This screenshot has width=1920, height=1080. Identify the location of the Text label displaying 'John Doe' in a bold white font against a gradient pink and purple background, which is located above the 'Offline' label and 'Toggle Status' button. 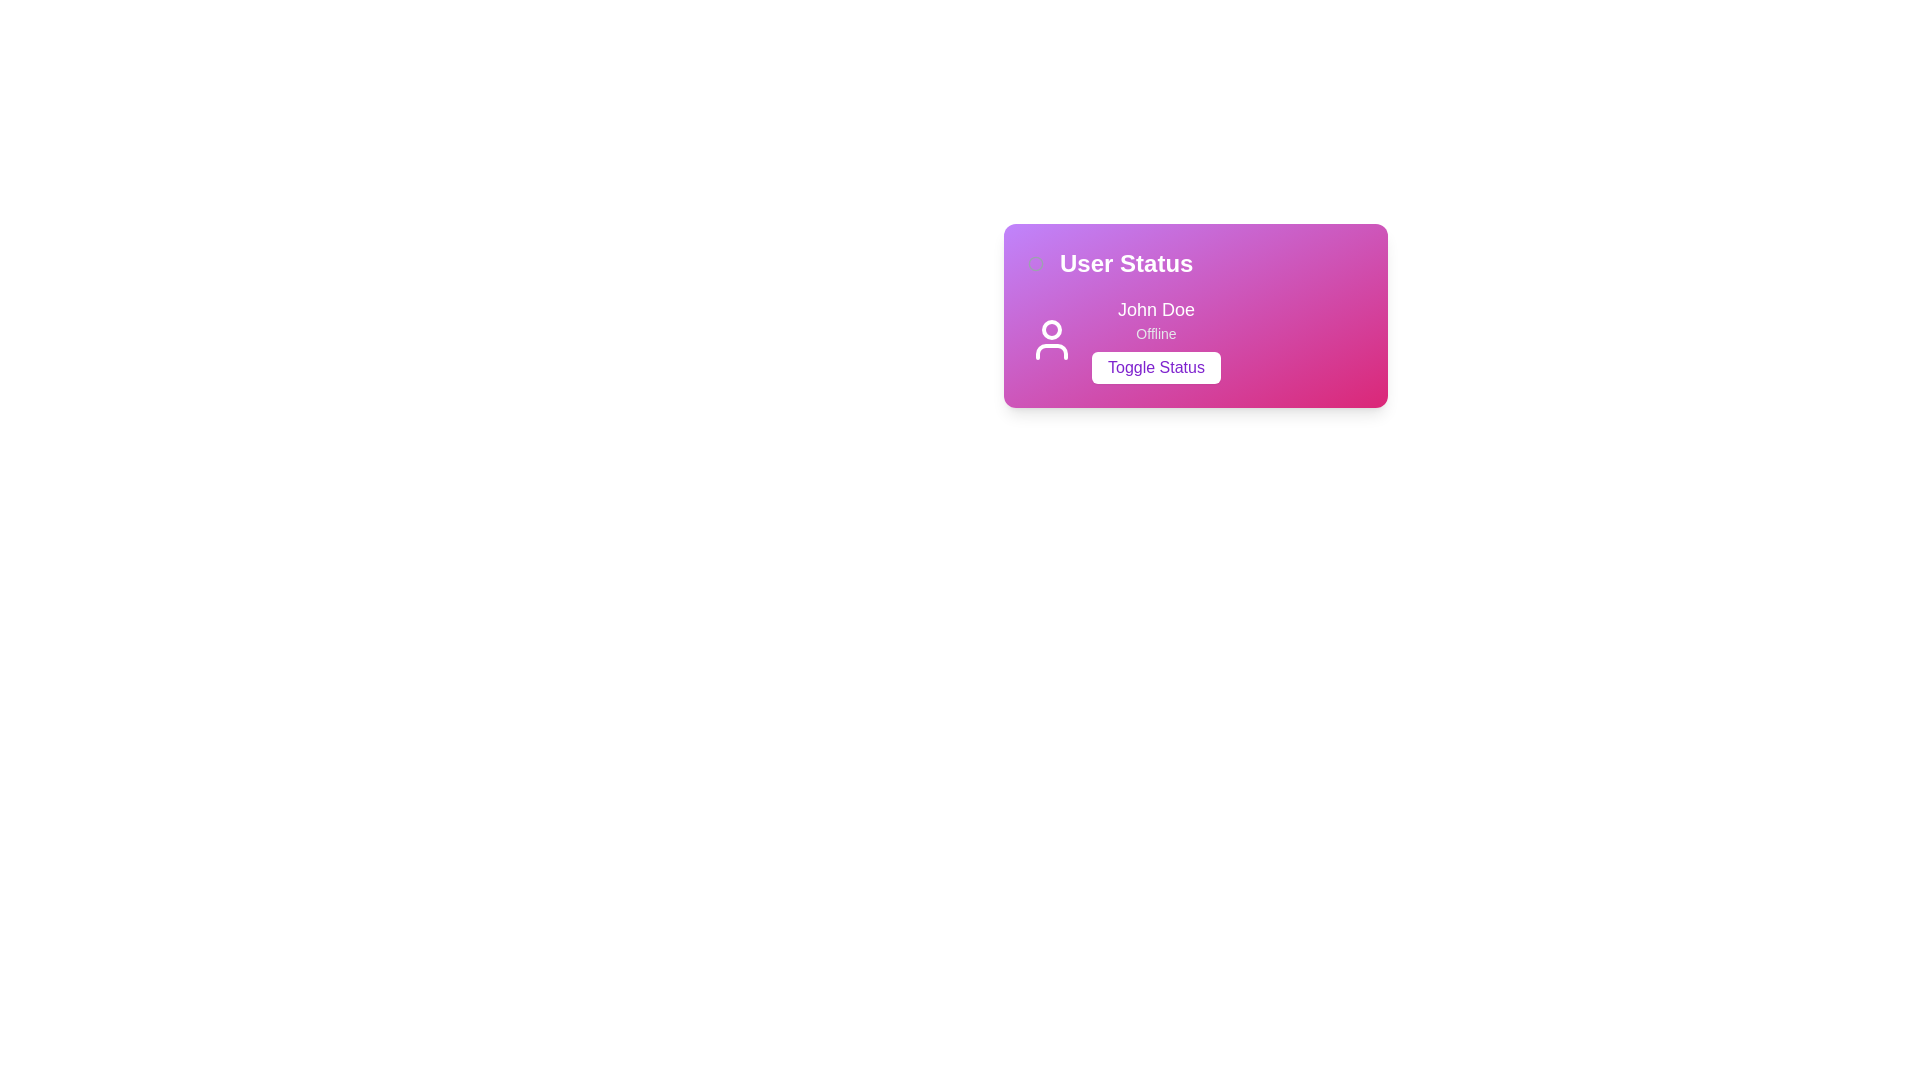
(1156, 309).